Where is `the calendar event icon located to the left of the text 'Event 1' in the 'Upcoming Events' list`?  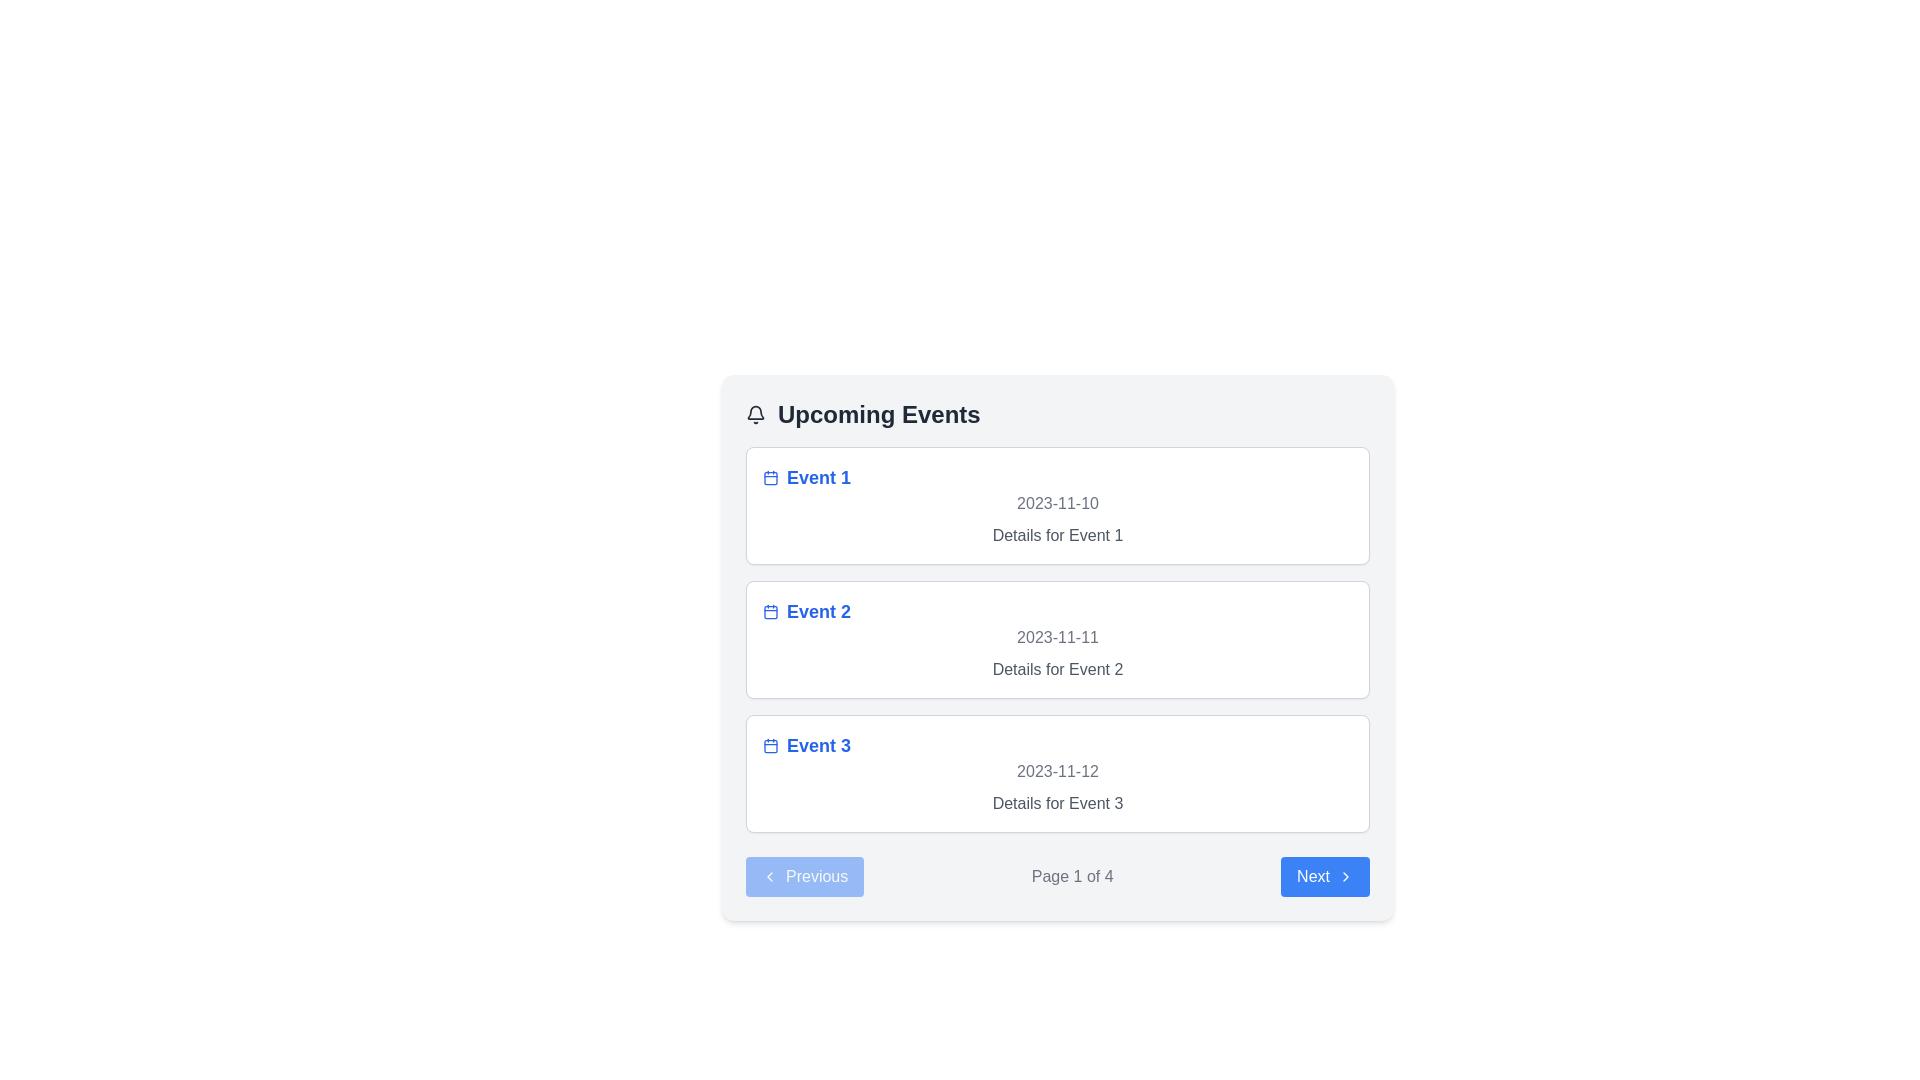 the calendar event icon located to the left of the text 'Event 1' in the 'Upcoming Events' list is located at coordinates (770, 478).